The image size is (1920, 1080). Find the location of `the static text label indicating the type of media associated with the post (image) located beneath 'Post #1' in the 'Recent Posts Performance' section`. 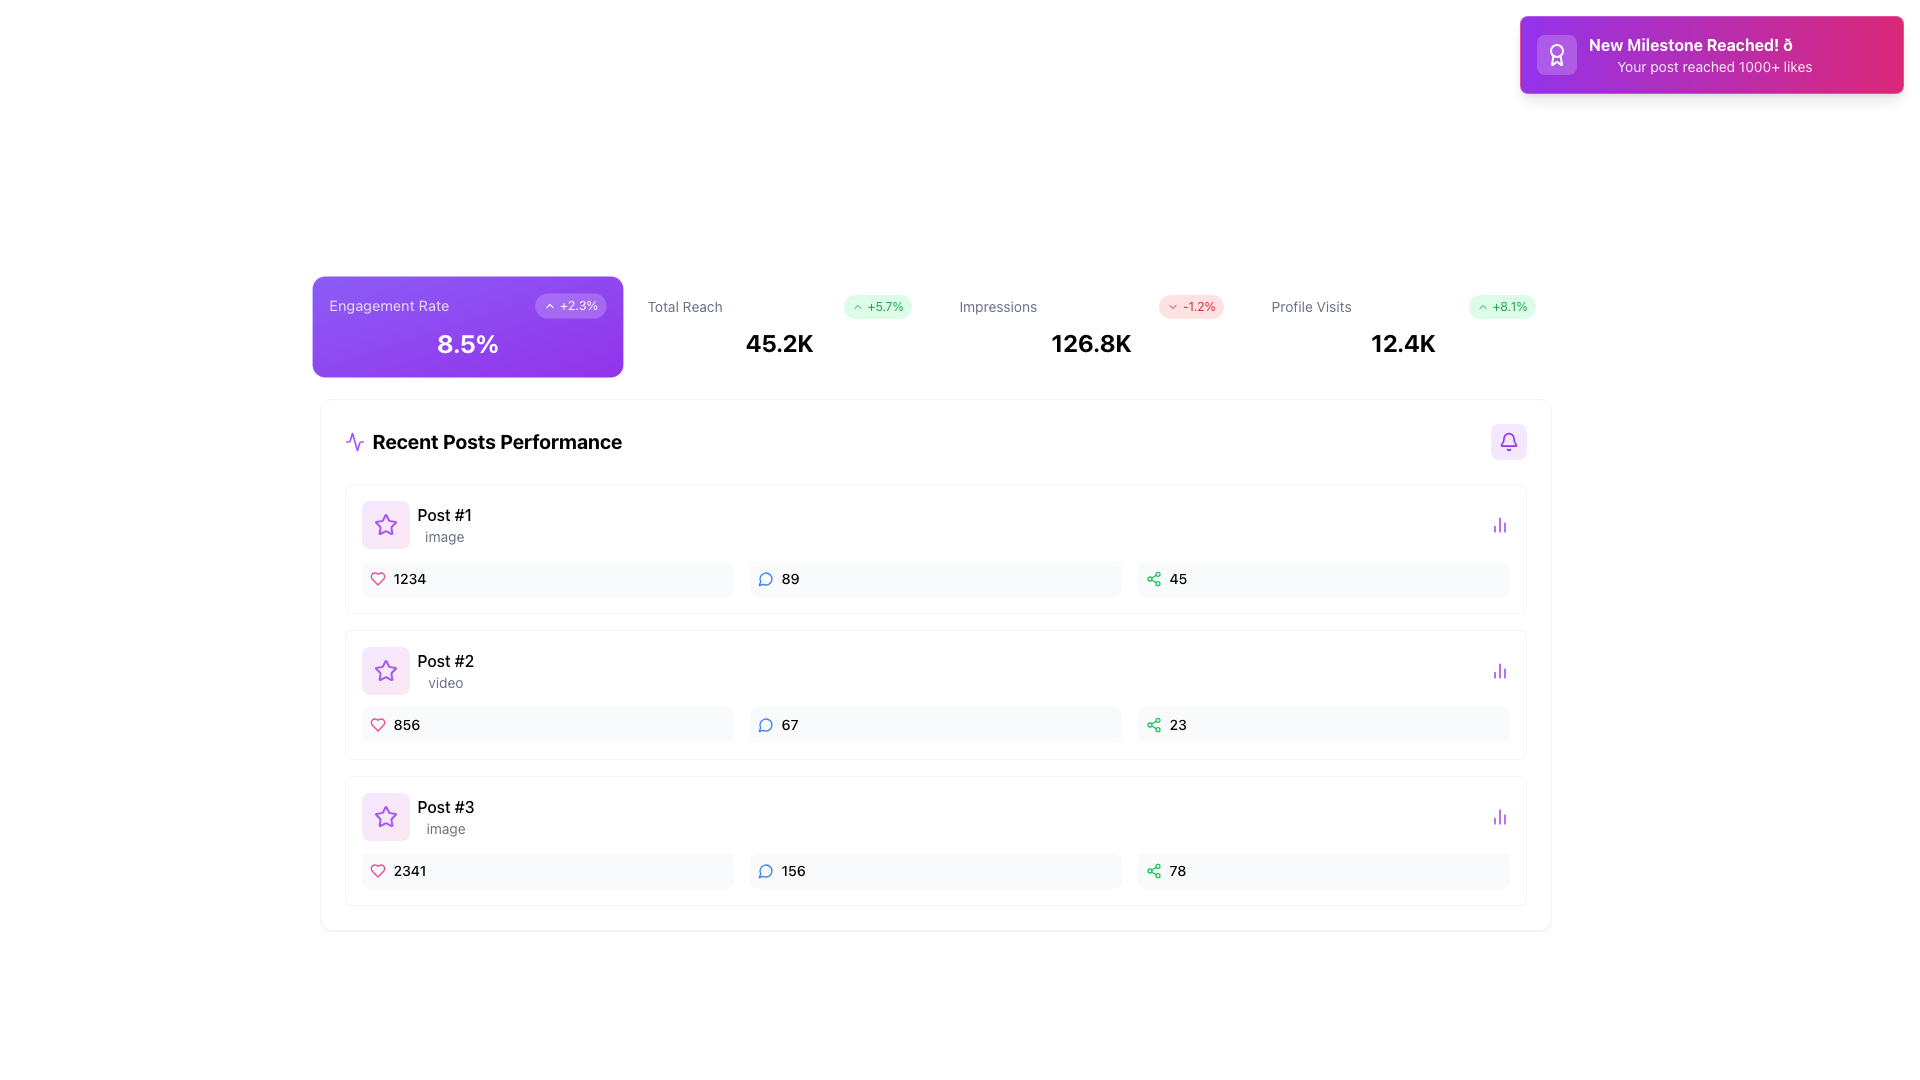

the static text label indicating the type of media associated with the post (image) located beneath 'Post #1' in the 'Recent Posts Performance' section is located at coordinates (443, 535).